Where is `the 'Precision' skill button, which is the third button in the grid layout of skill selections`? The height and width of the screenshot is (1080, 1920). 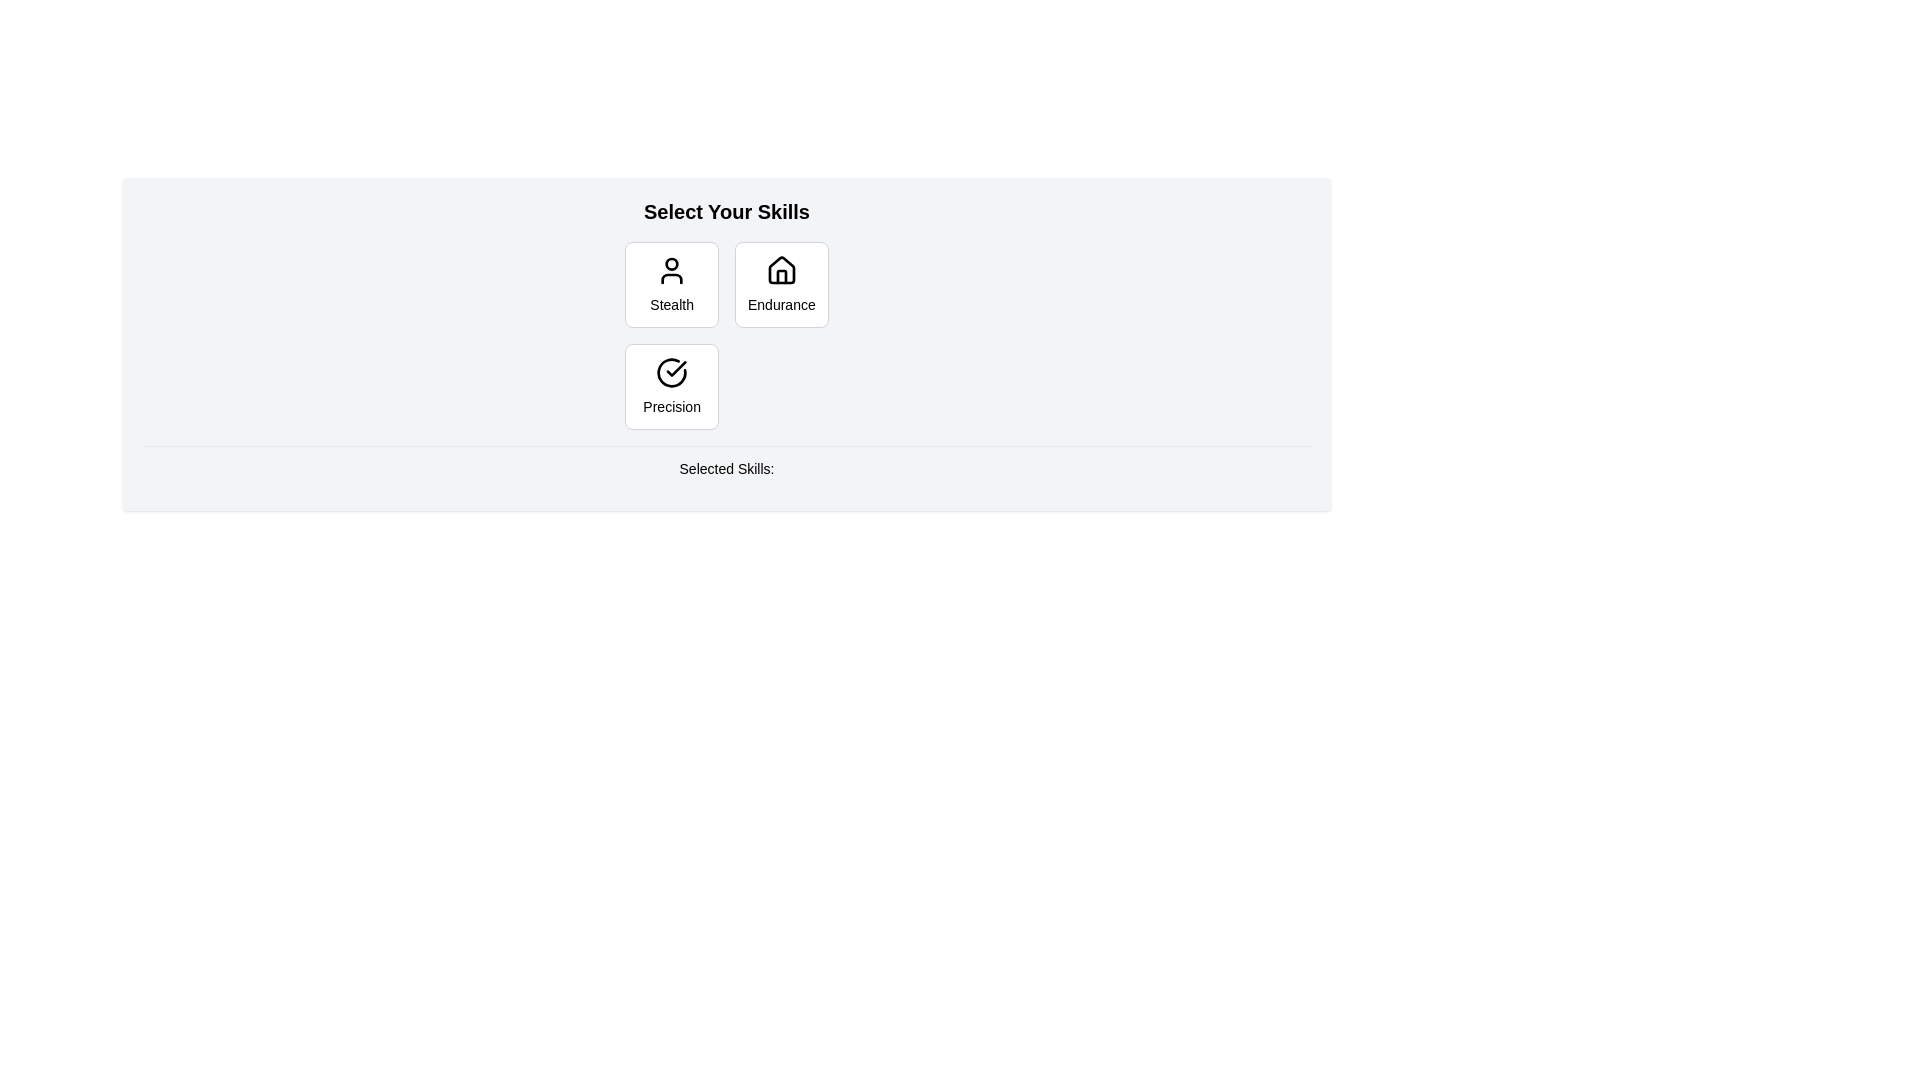
the 'Precision' skill button, which is the third button in the grid layout of skill selections is located at coordinates (672, 386).